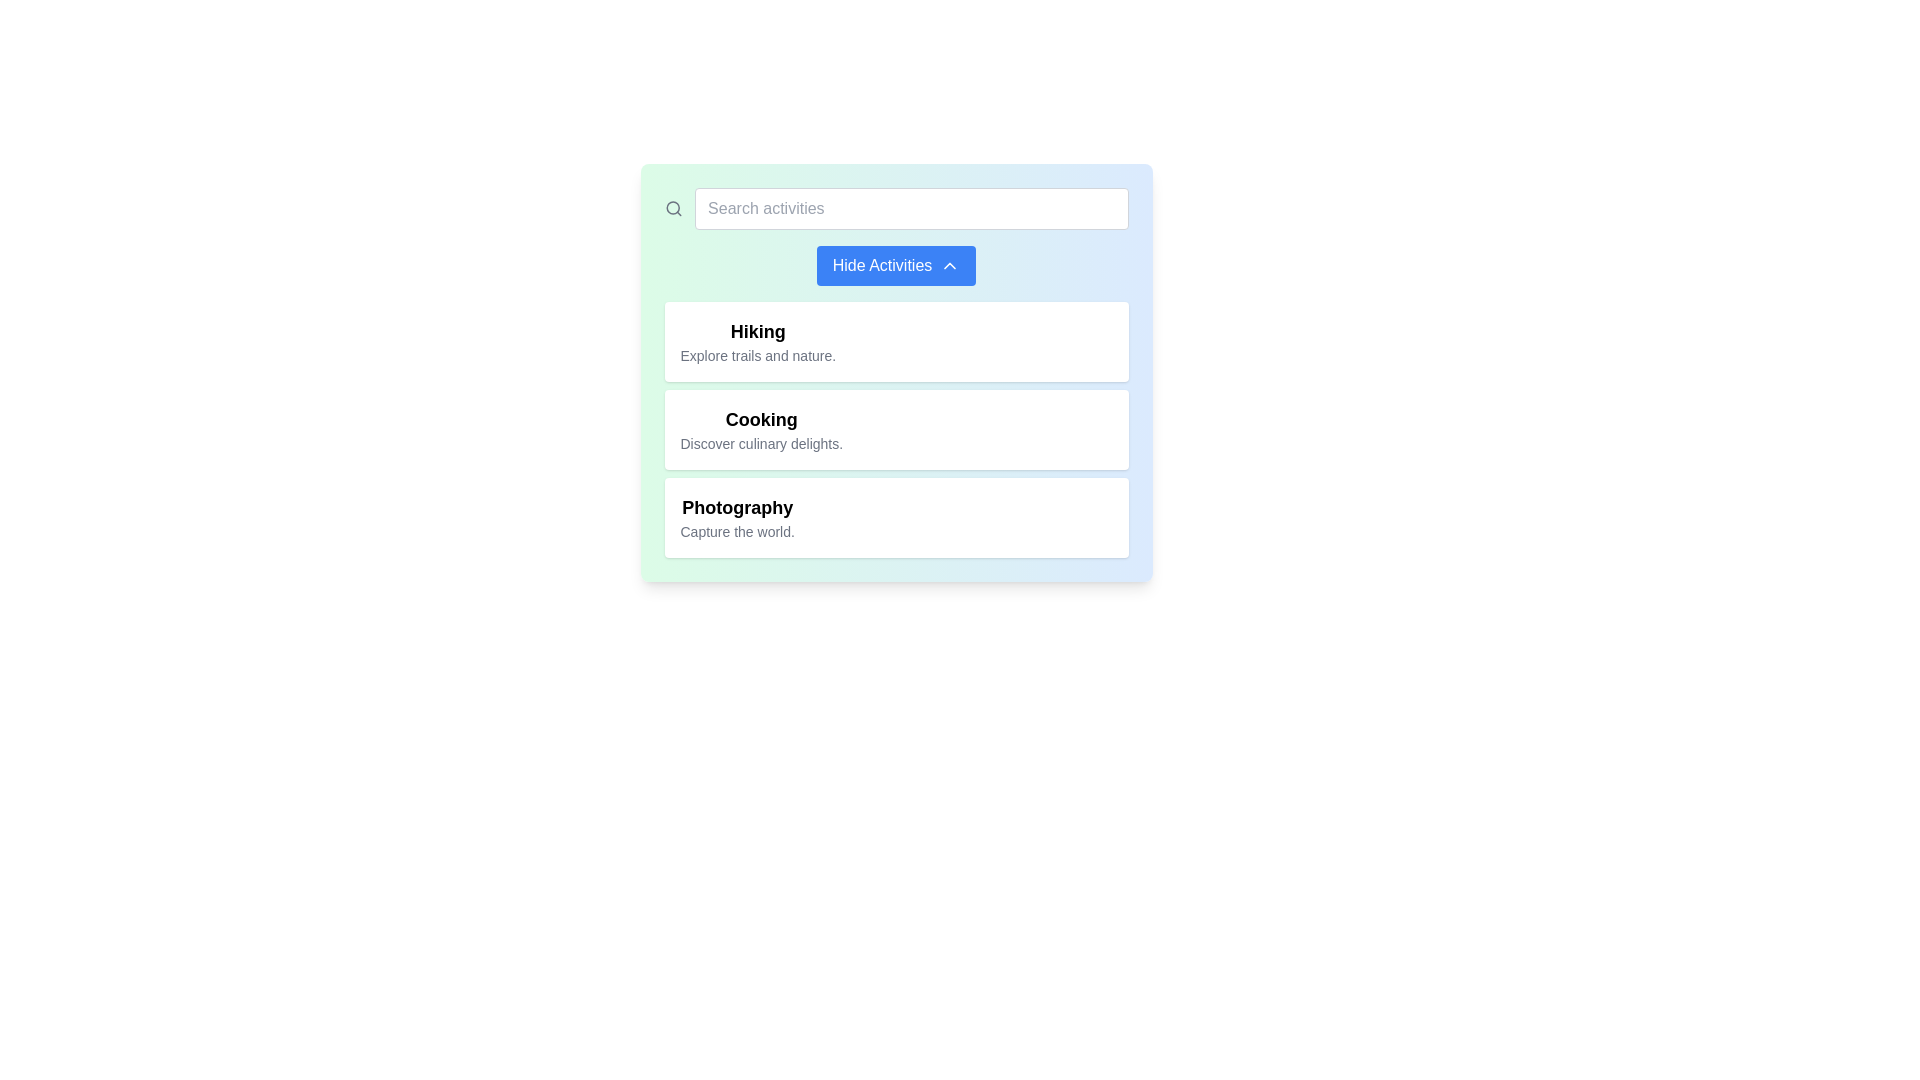 This screenshot has height=1080, width=1920. I want to click on prominently displayed bold text label 'Cooking' located centrally above the gray descriptive text 'Discover culinary delights.', so click(760, 419).